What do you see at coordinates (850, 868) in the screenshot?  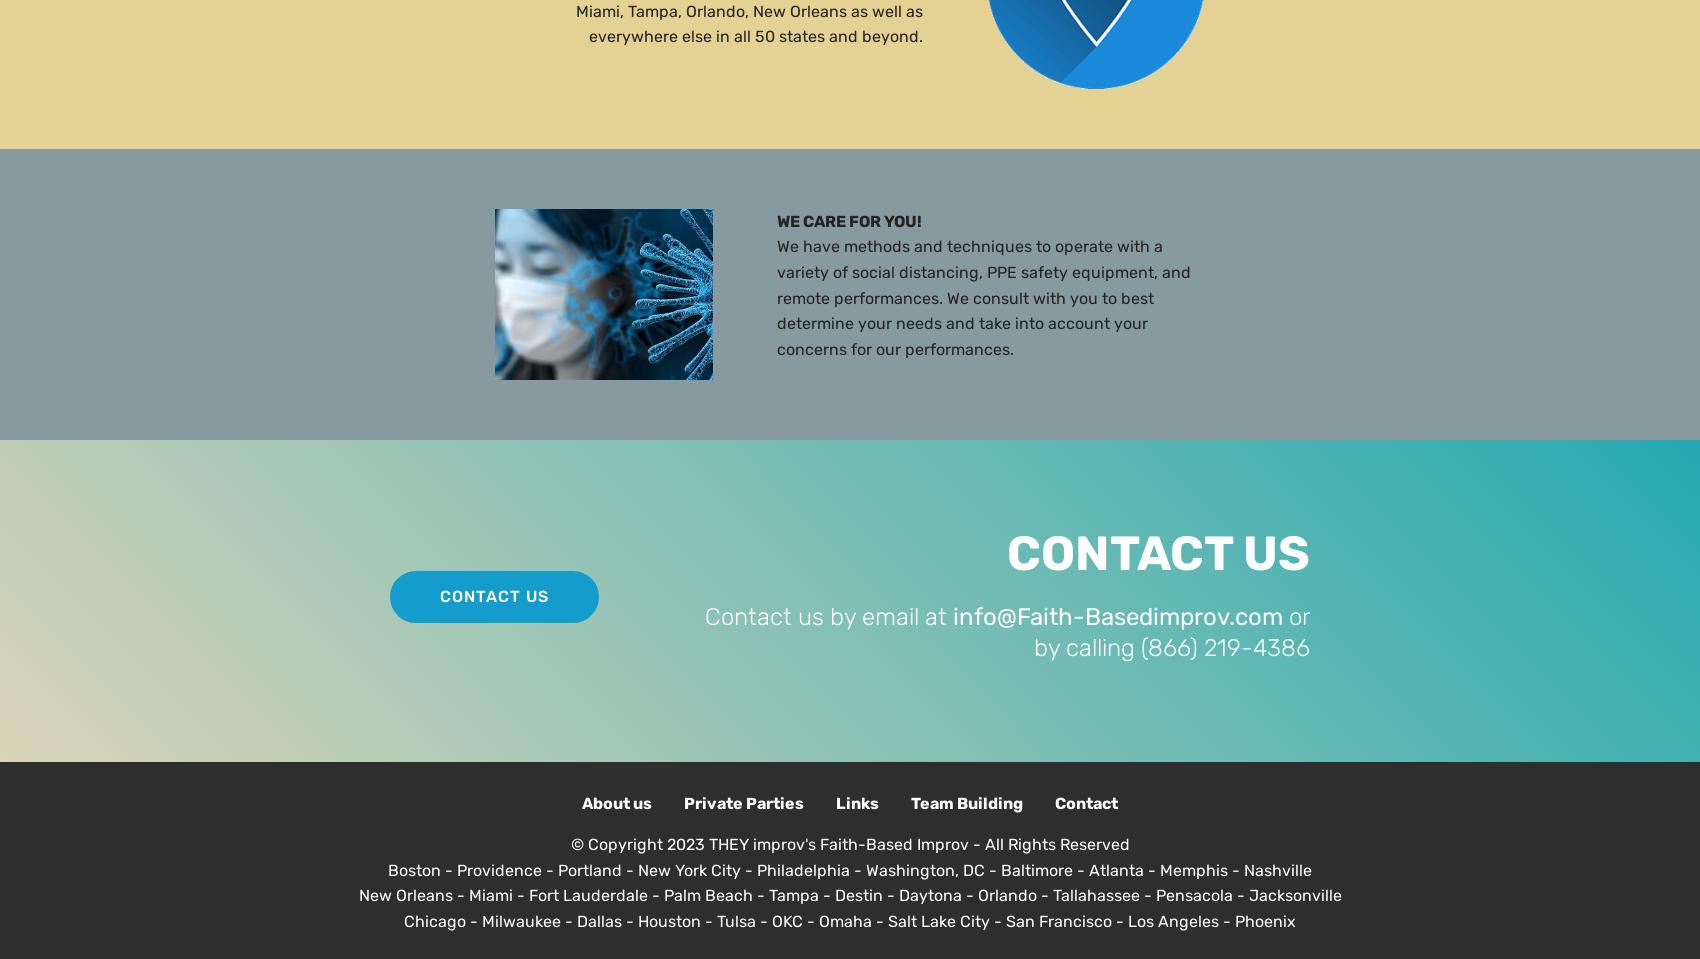 I see `'Boston - Providence - Portland - New York City - Philadelphia - Washington, DC - Baltimore - Atlanta - Memphis - Nashville'` at bounding box center [850, 868].